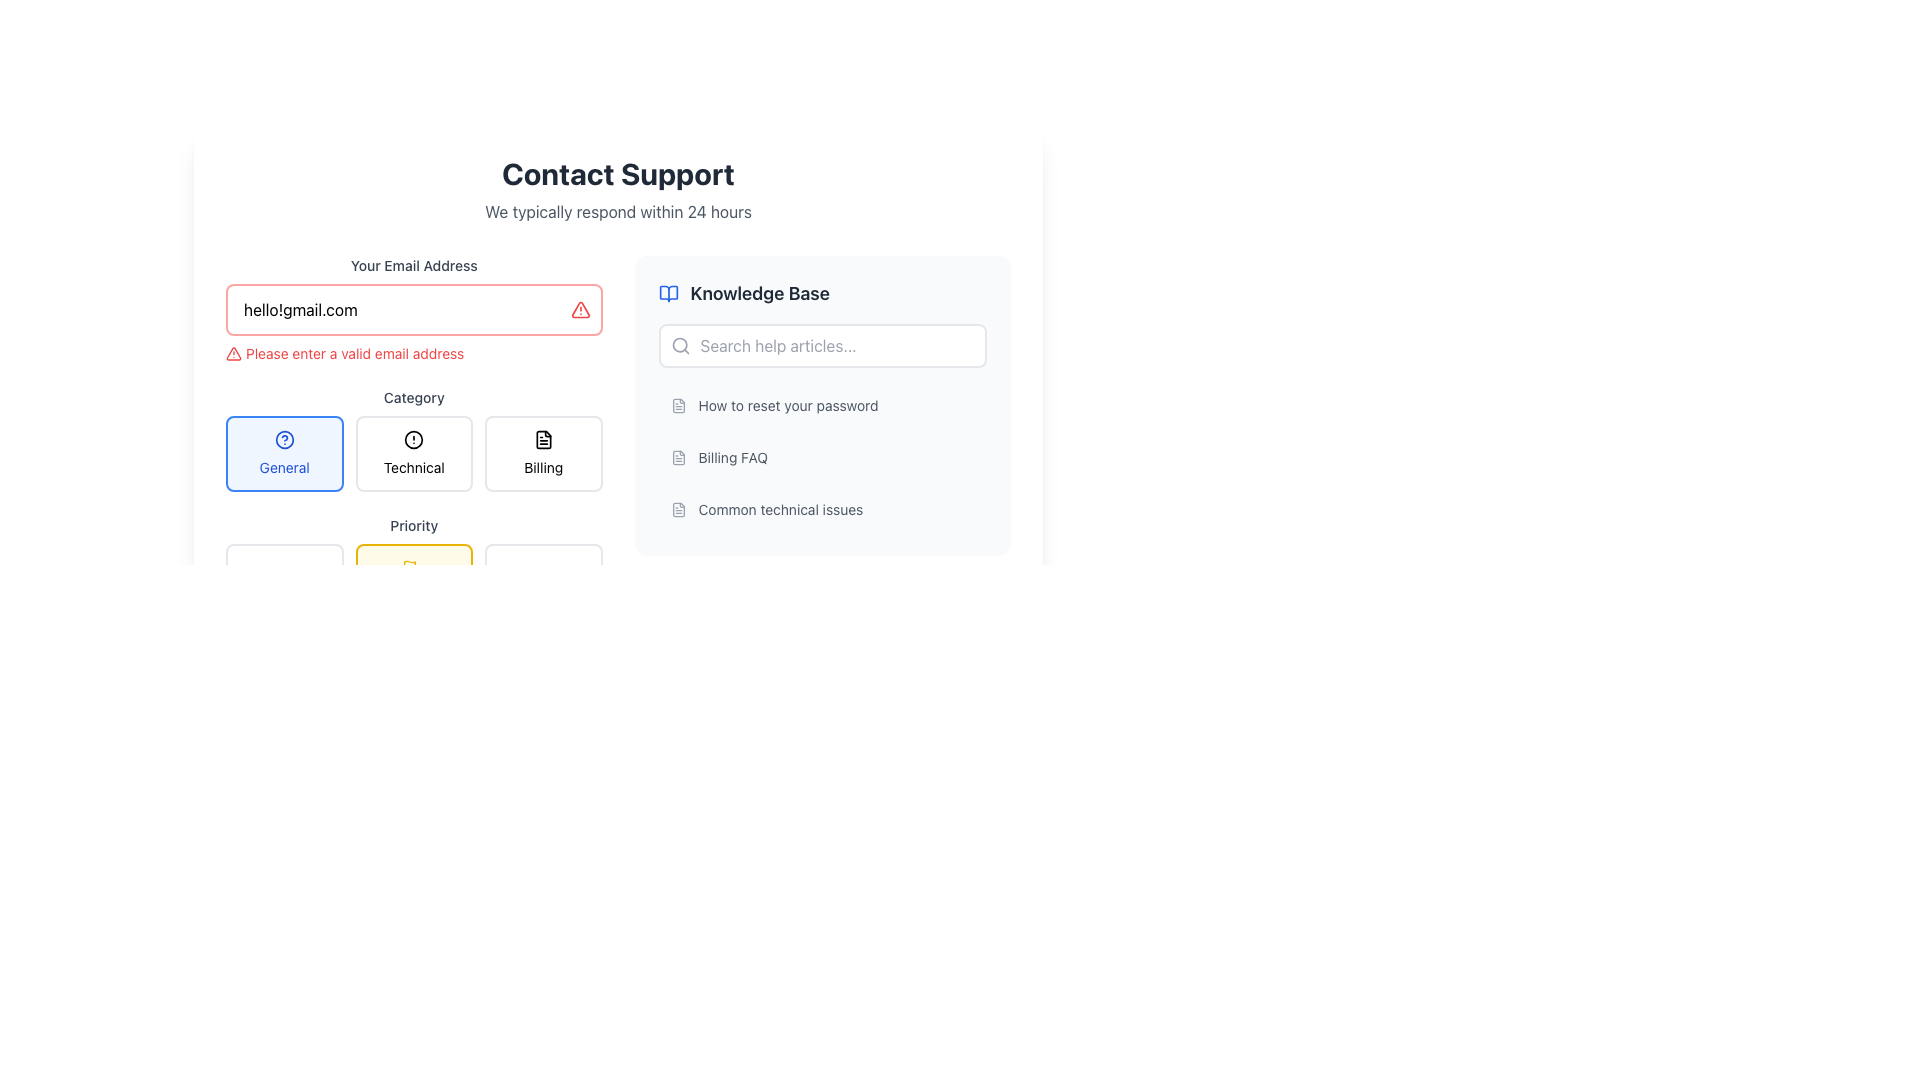  I want to click on the decorative book icon located to the left of the 'Knowledge Base' heading in the Knowledge Base section, so click(668, 293).